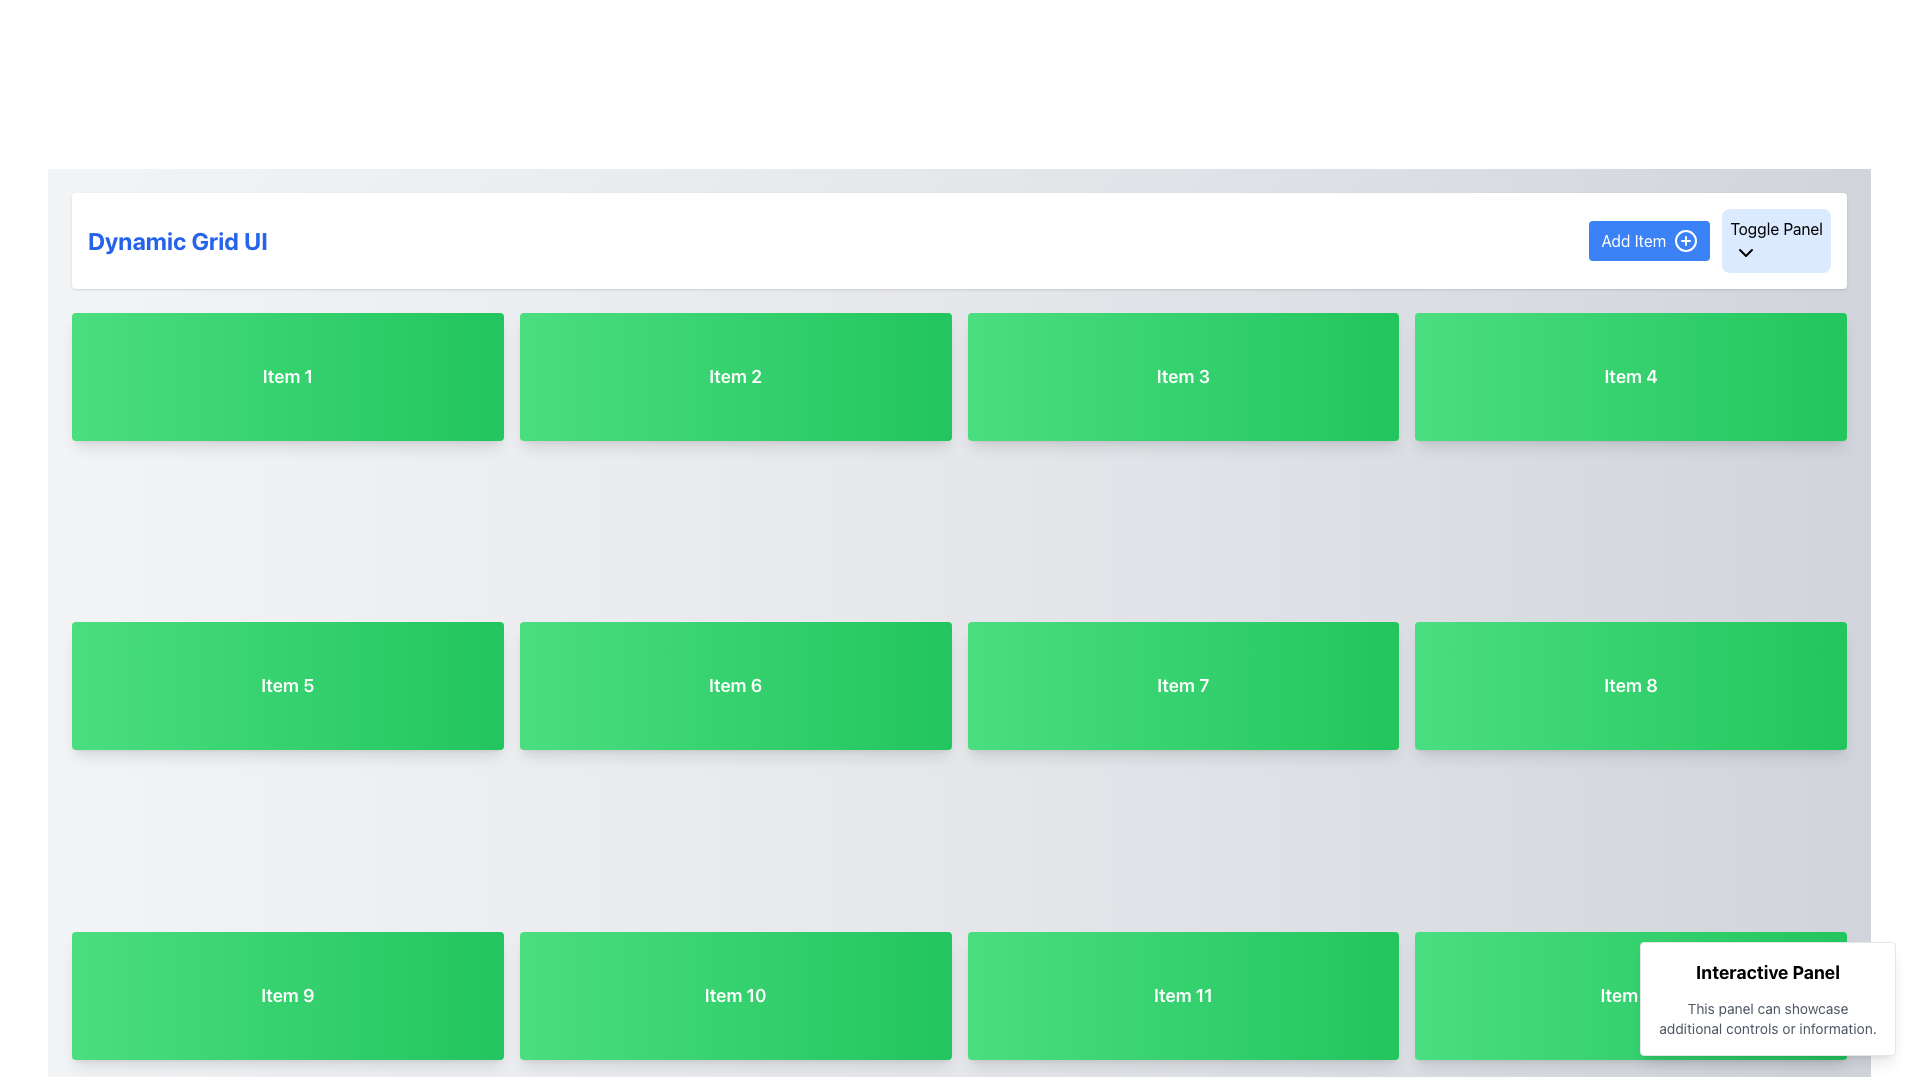 Image resolution: width=1920 pixels, height=1080 pixels. Describe the element at coordinates (286, 995) in the screenshot. I see `the green gradient button labeled 'Item 9' which is the first item in the fourth row of the grid layout` at that location.